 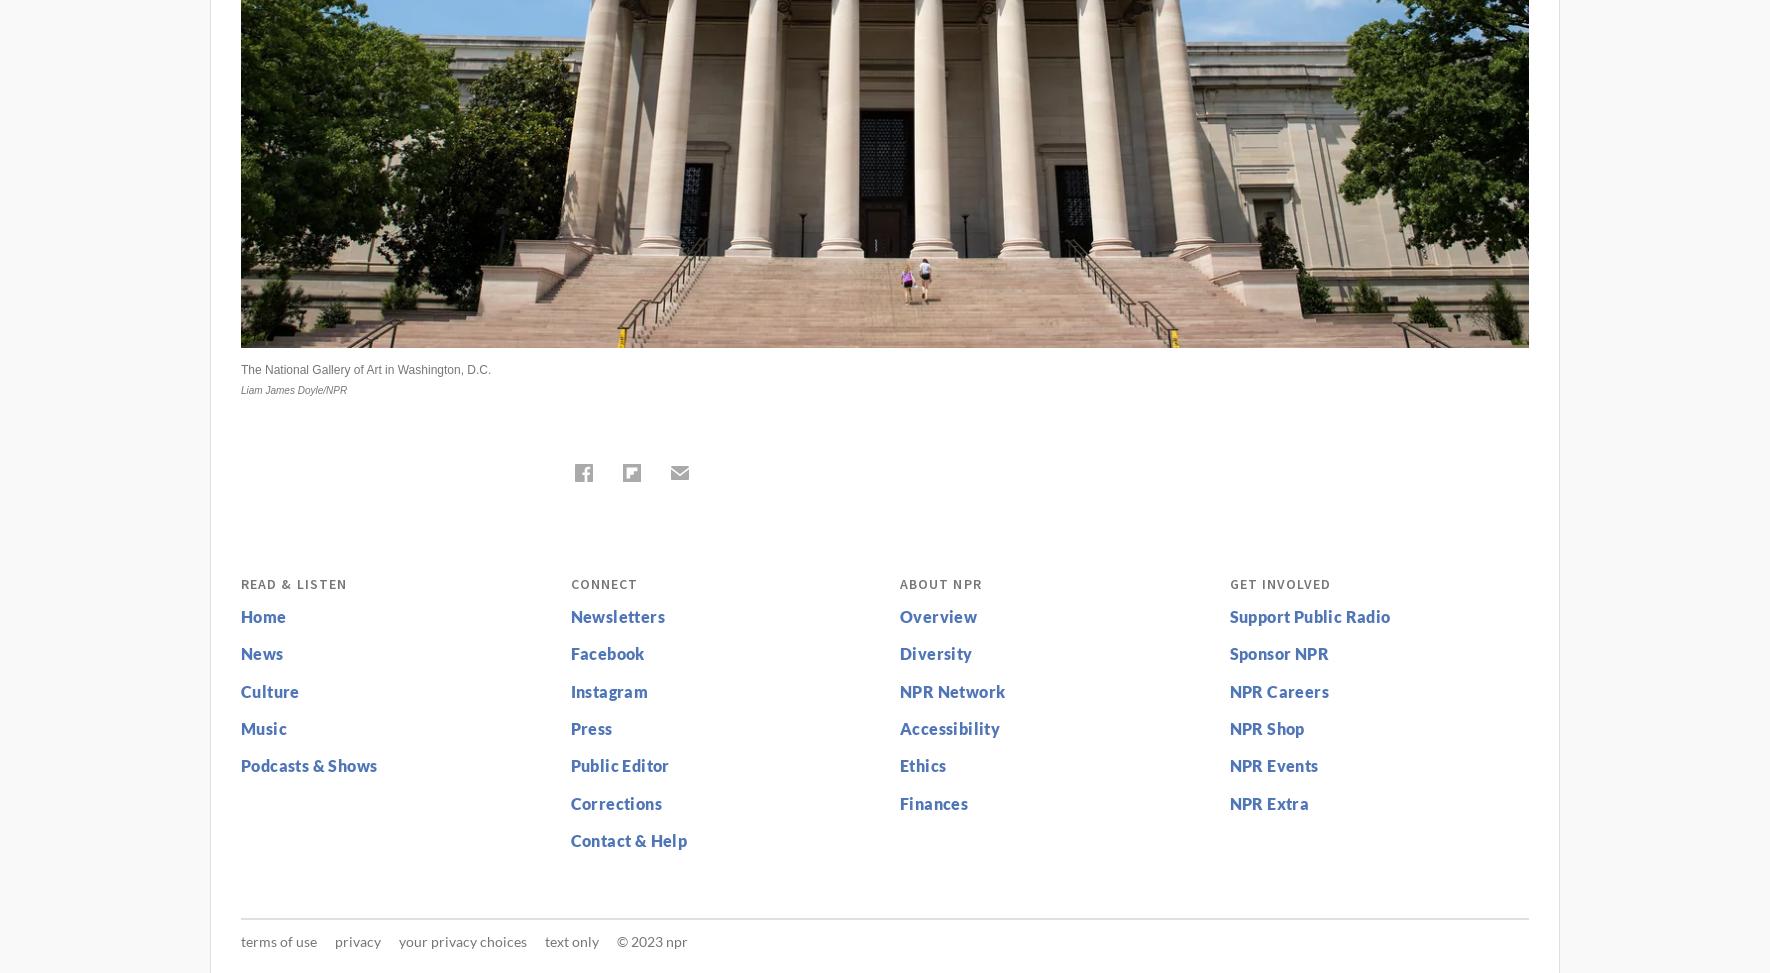 I want to click on 'Contact & Help', so click(x=627, y=840).